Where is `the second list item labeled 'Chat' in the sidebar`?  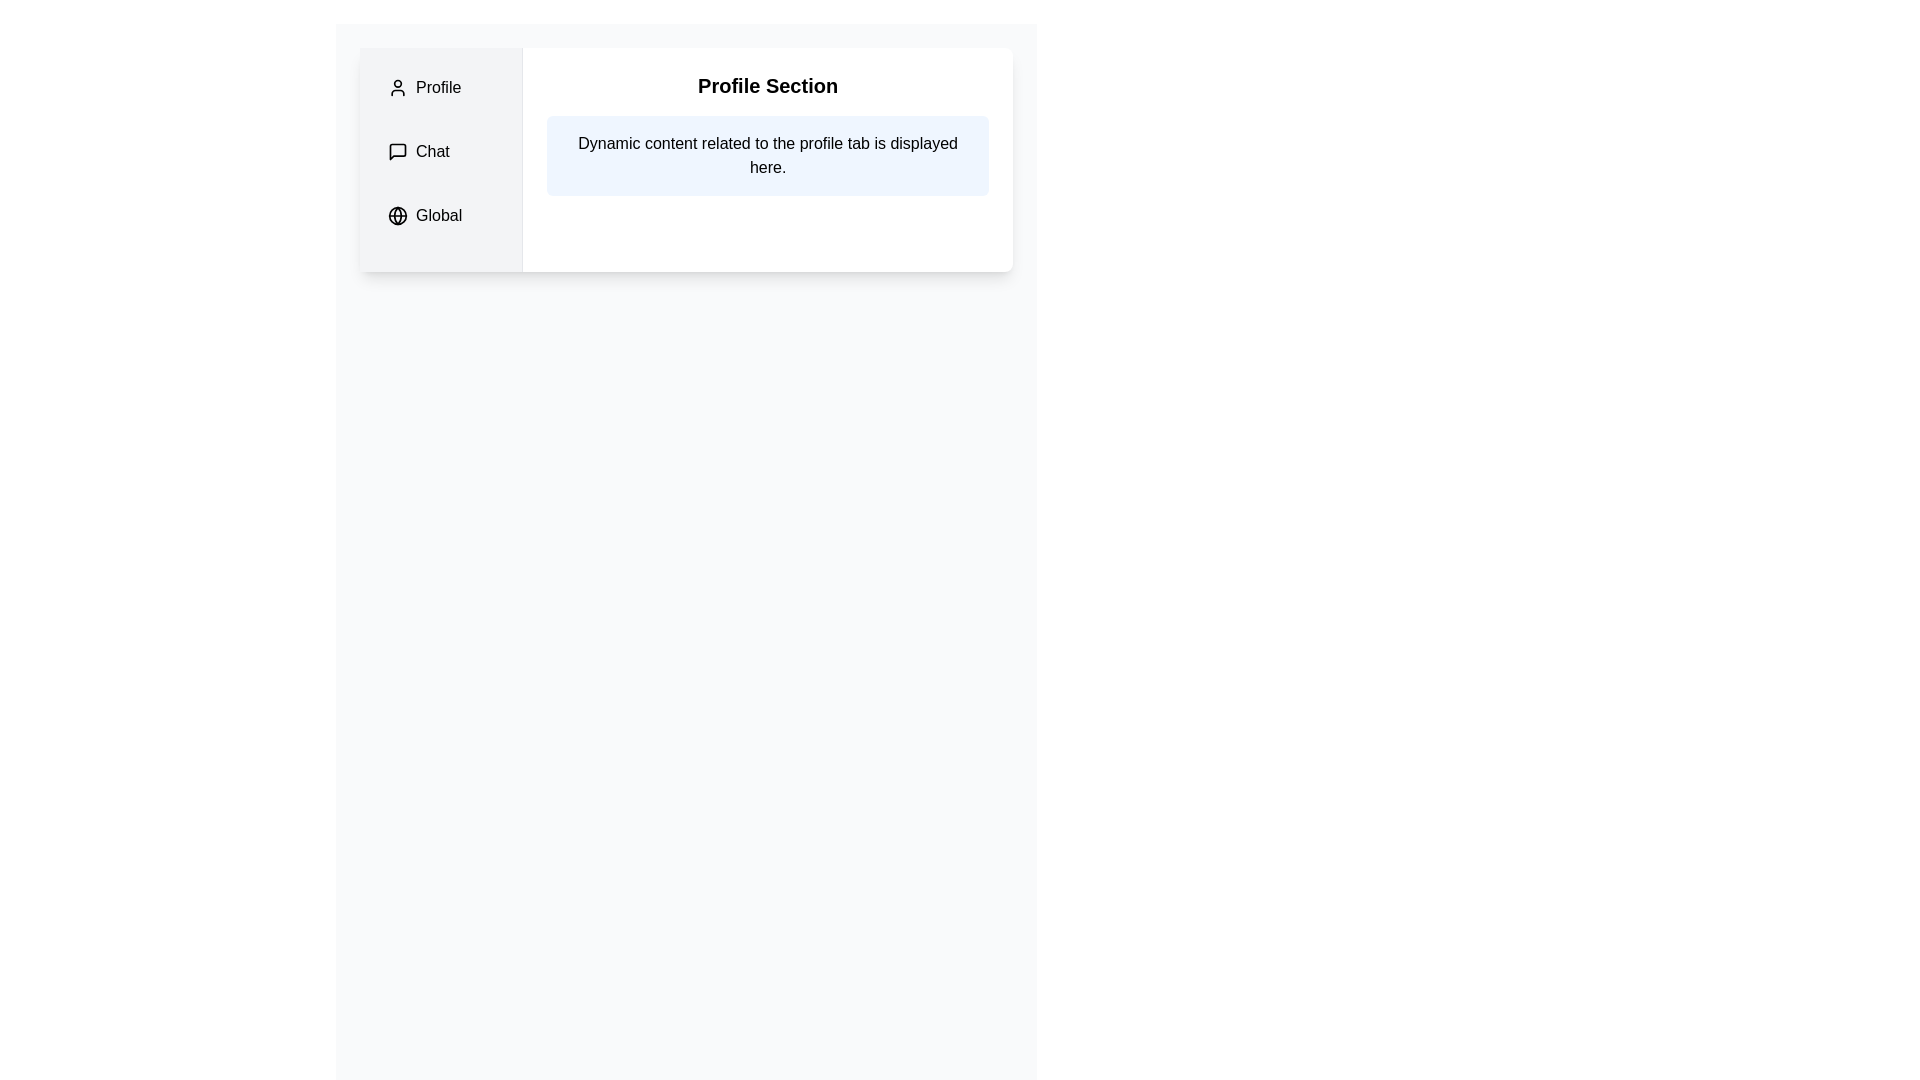
the second list item labeled 'Chat' in the sidebar is located at coordinates (440, 158).